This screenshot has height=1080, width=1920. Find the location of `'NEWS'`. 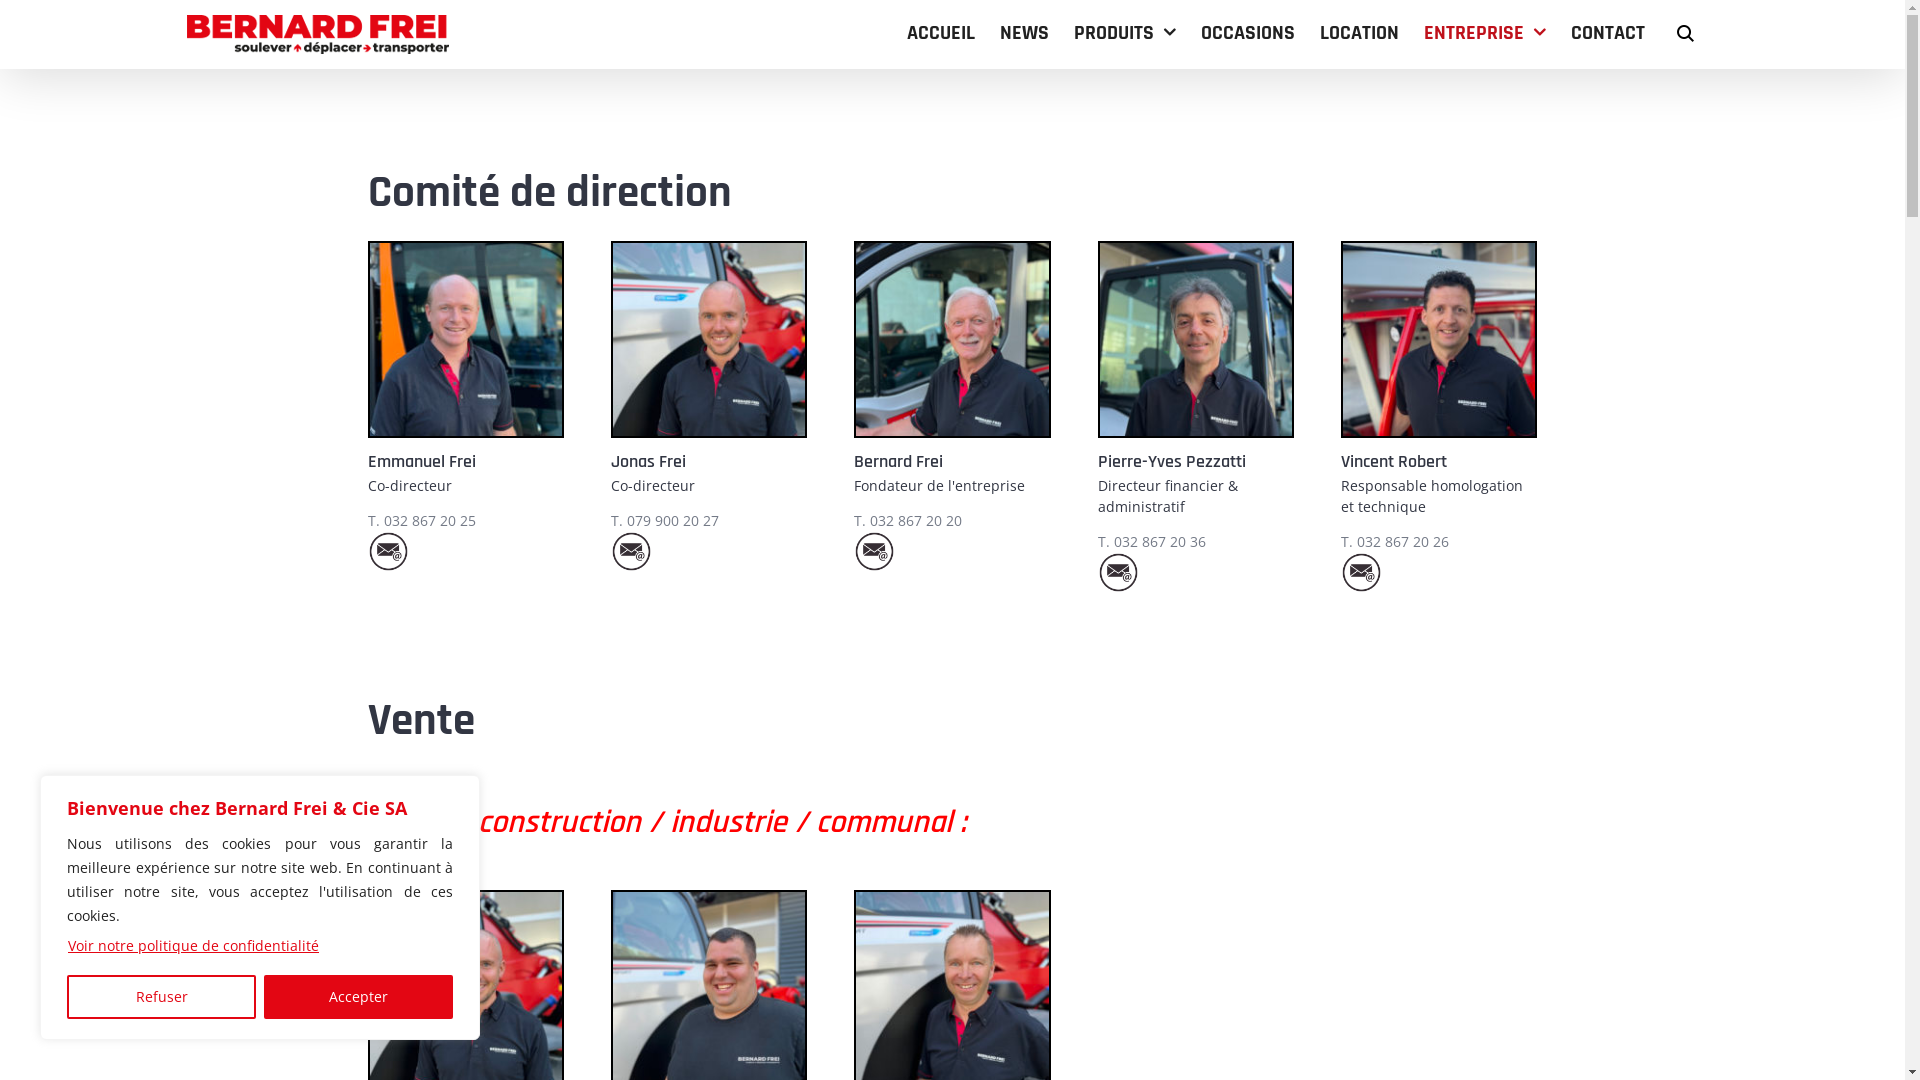

'NEWS' is located at coordinates (1024, 32).